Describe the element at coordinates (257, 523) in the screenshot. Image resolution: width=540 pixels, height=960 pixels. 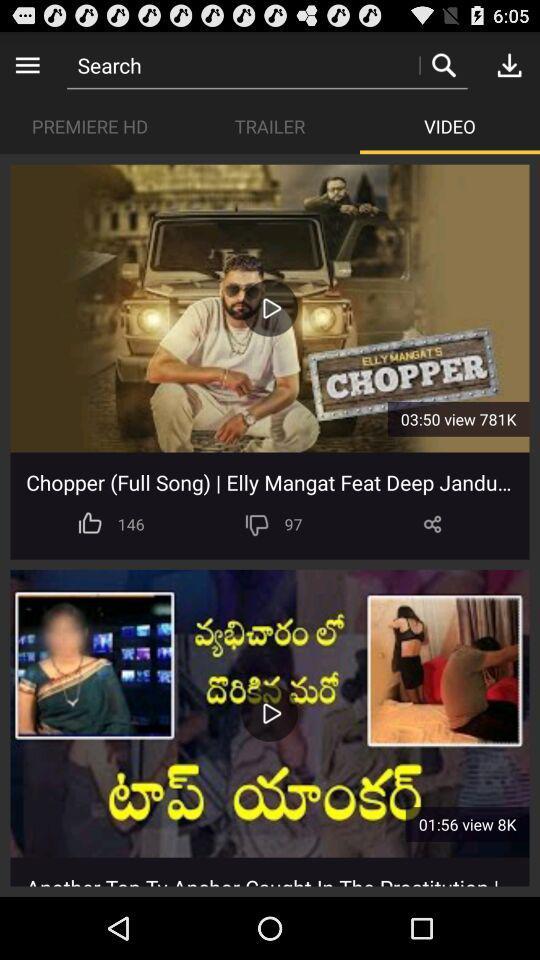
I see `app to the right of 146 icon` at that location.